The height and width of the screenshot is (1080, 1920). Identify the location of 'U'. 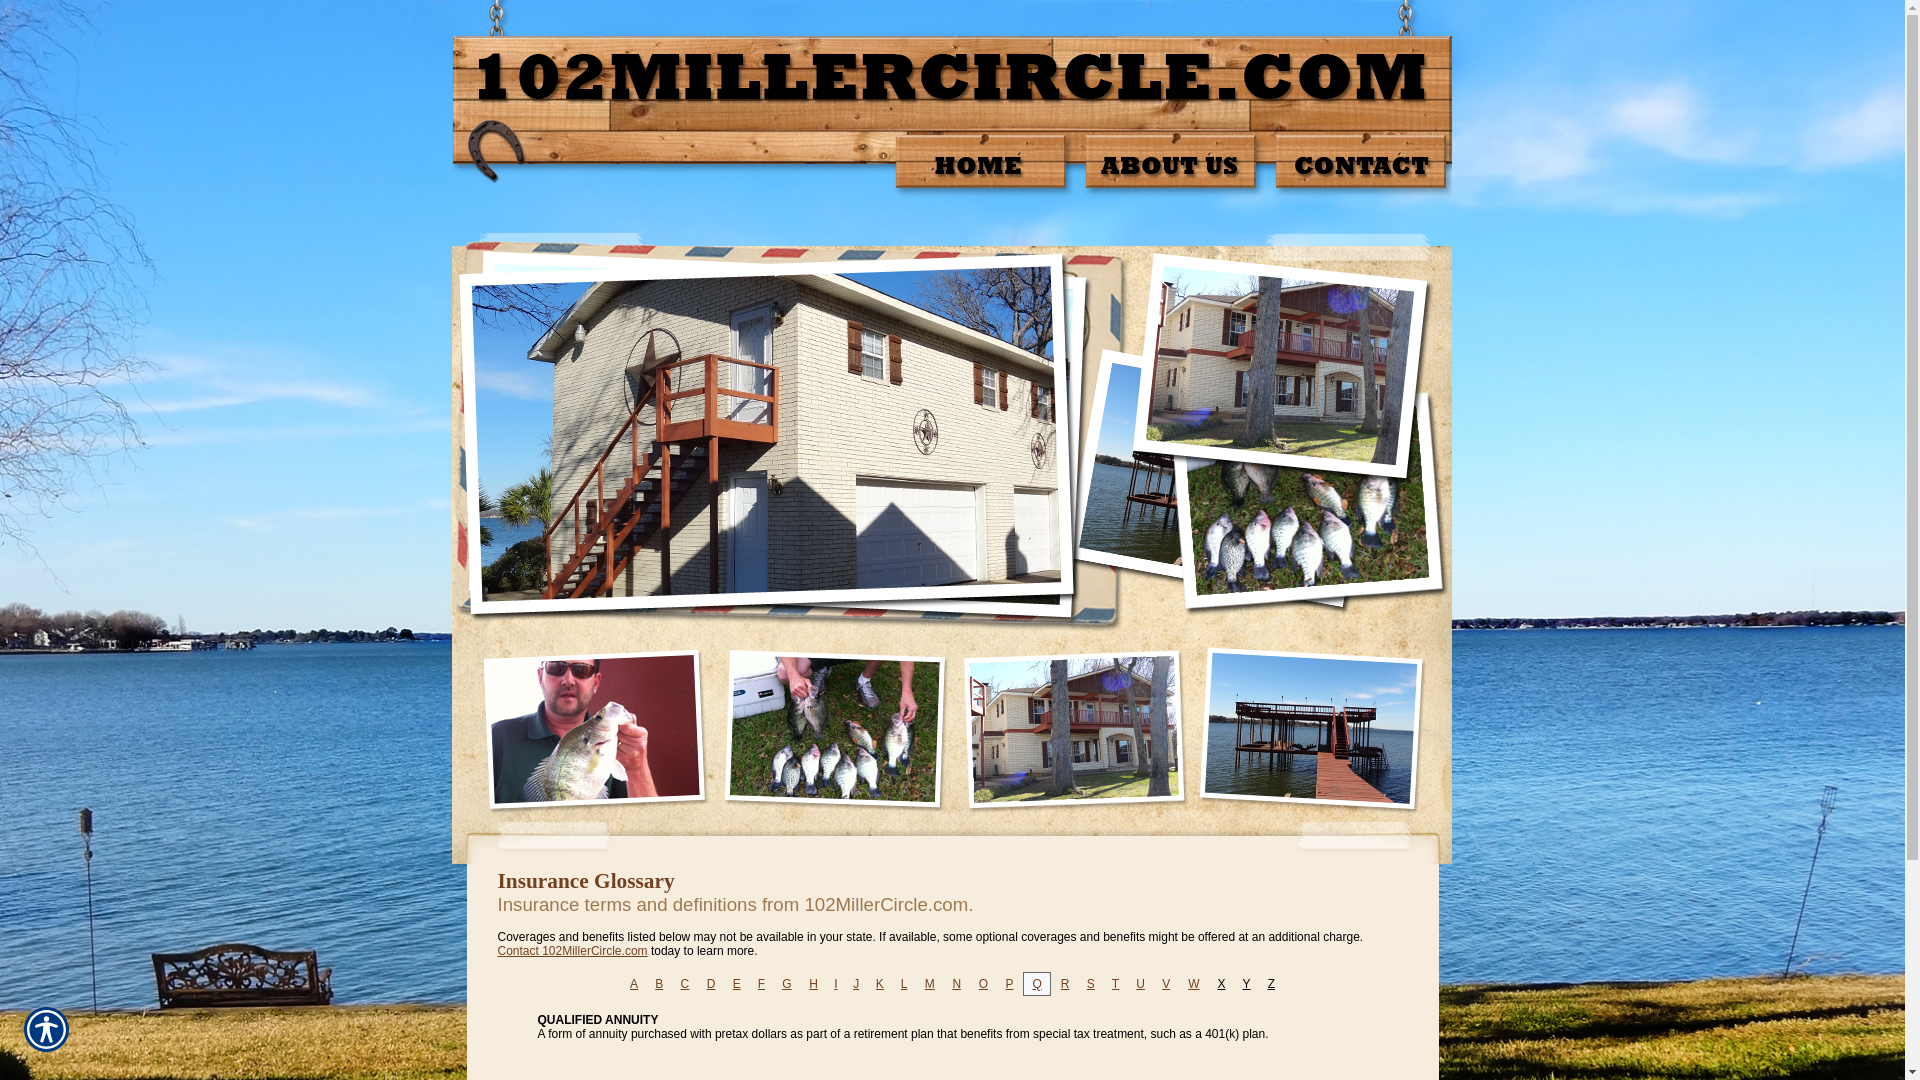
(1140, 982).